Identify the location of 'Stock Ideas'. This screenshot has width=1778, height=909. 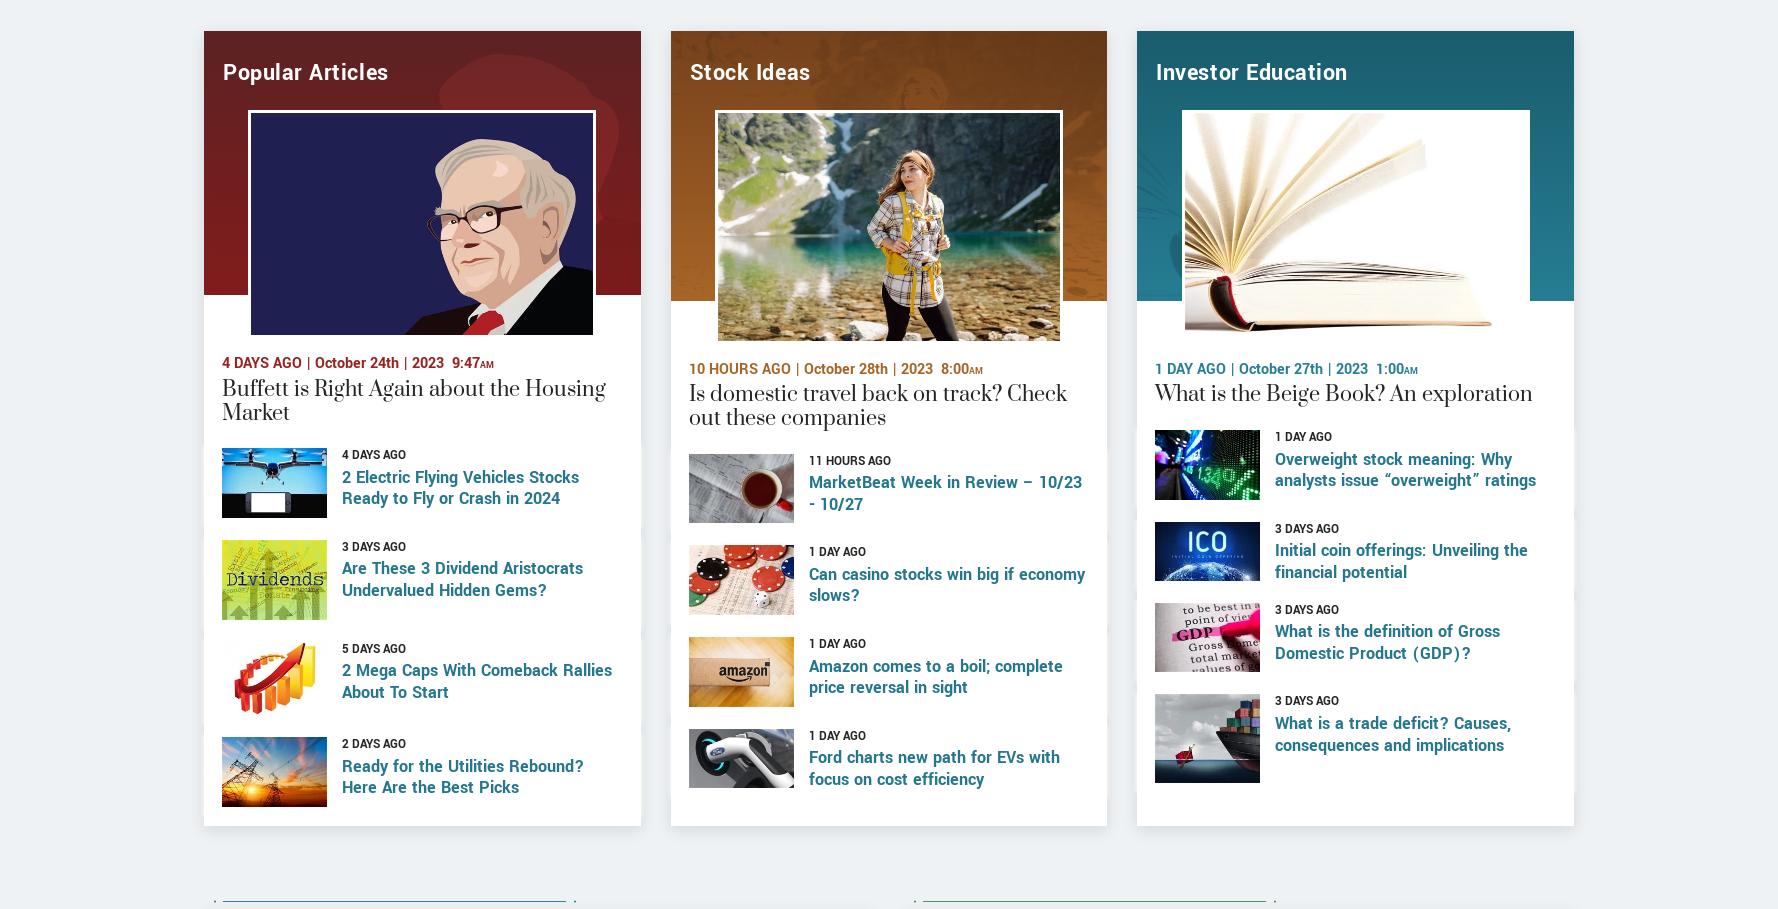
(688, 148).